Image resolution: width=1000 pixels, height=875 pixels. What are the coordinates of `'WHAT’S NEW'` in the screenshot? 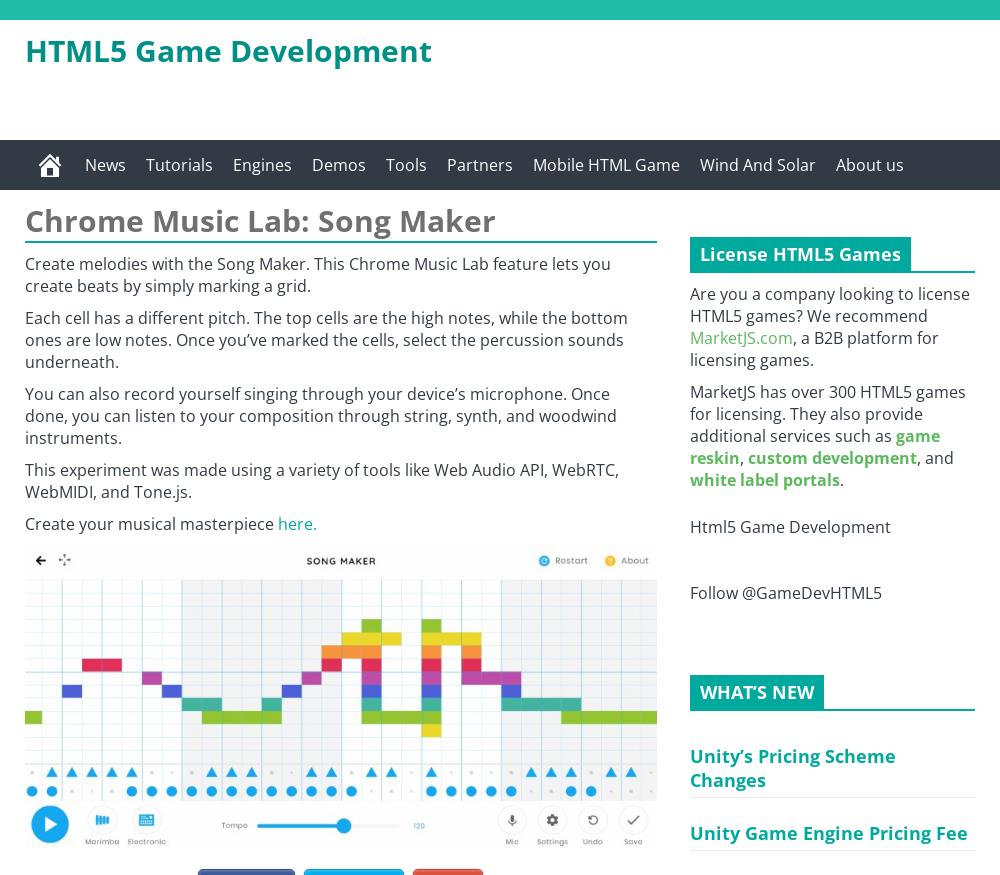 It's located at (757, 692).